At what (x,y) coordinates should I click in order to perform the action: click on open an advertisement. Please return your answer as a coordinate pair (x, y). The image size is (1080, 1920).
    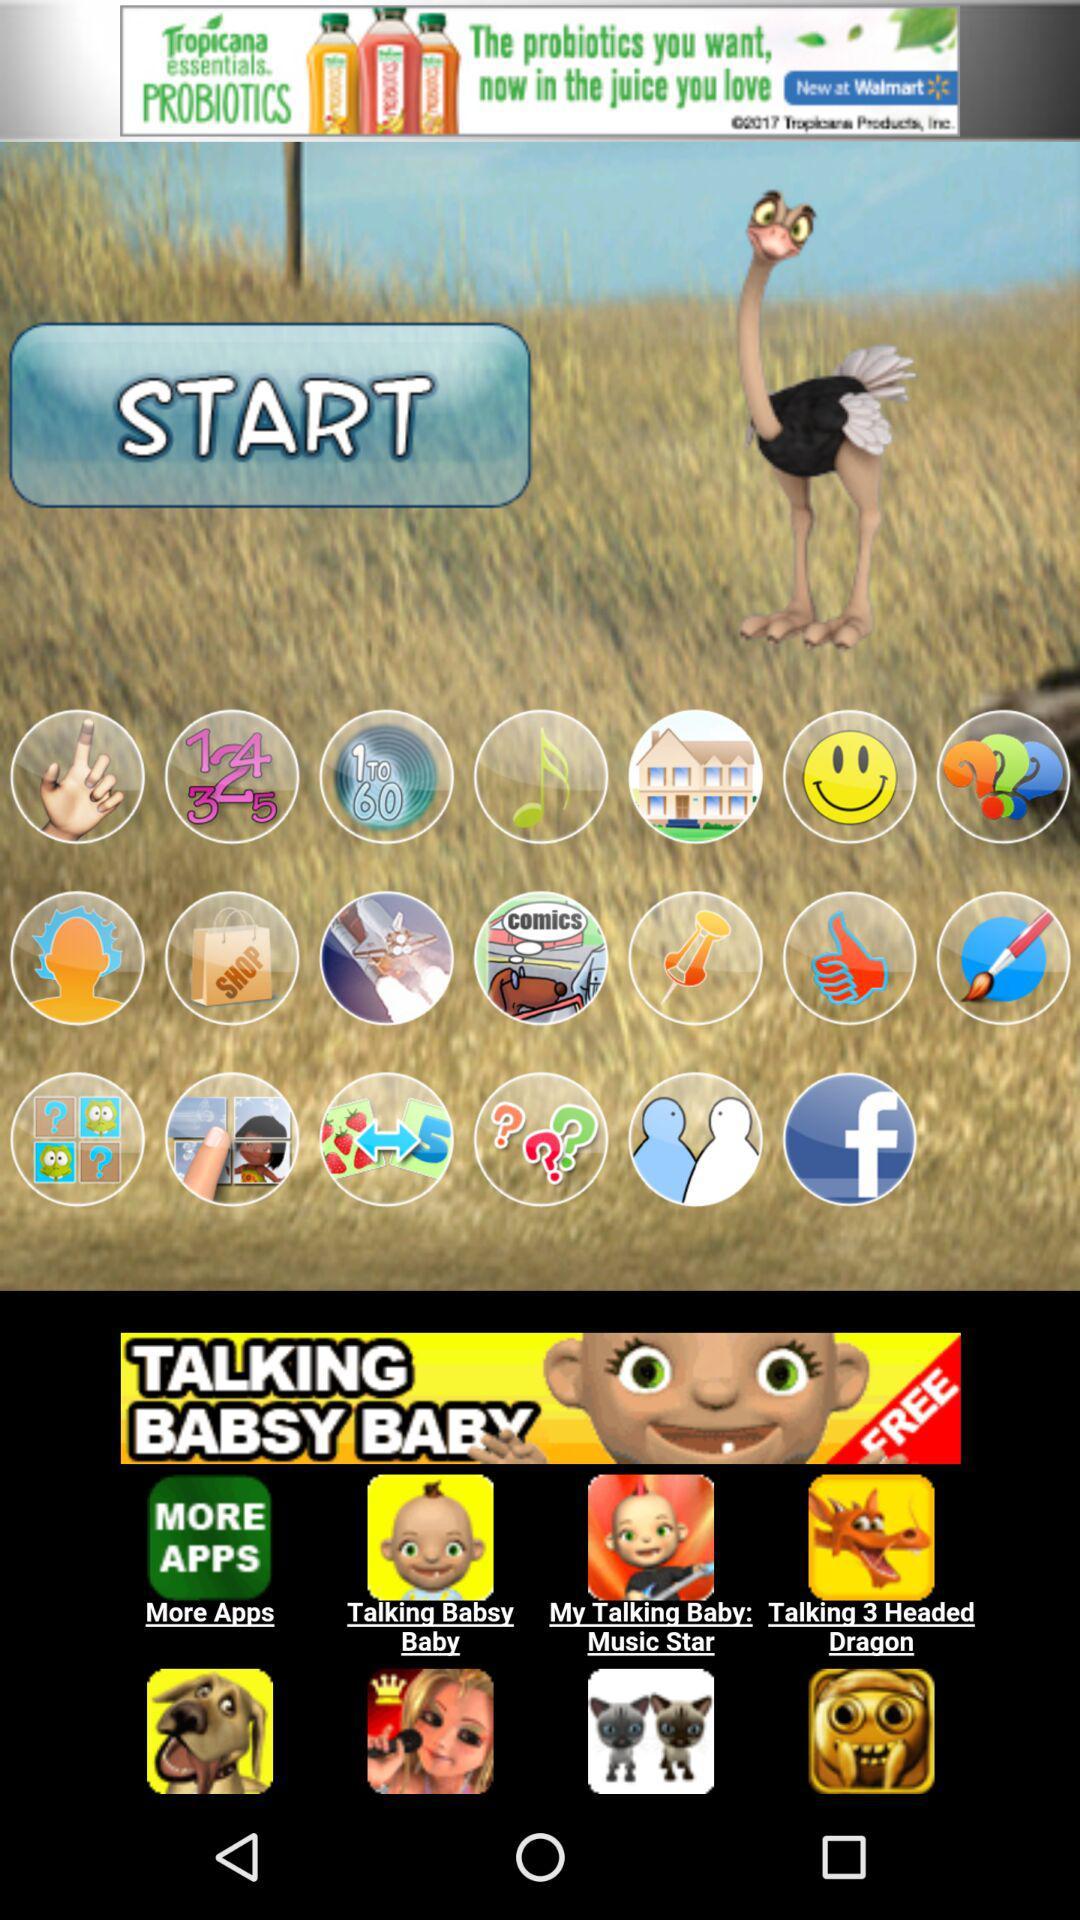
    Looking at the image, I should click on (540, 70).